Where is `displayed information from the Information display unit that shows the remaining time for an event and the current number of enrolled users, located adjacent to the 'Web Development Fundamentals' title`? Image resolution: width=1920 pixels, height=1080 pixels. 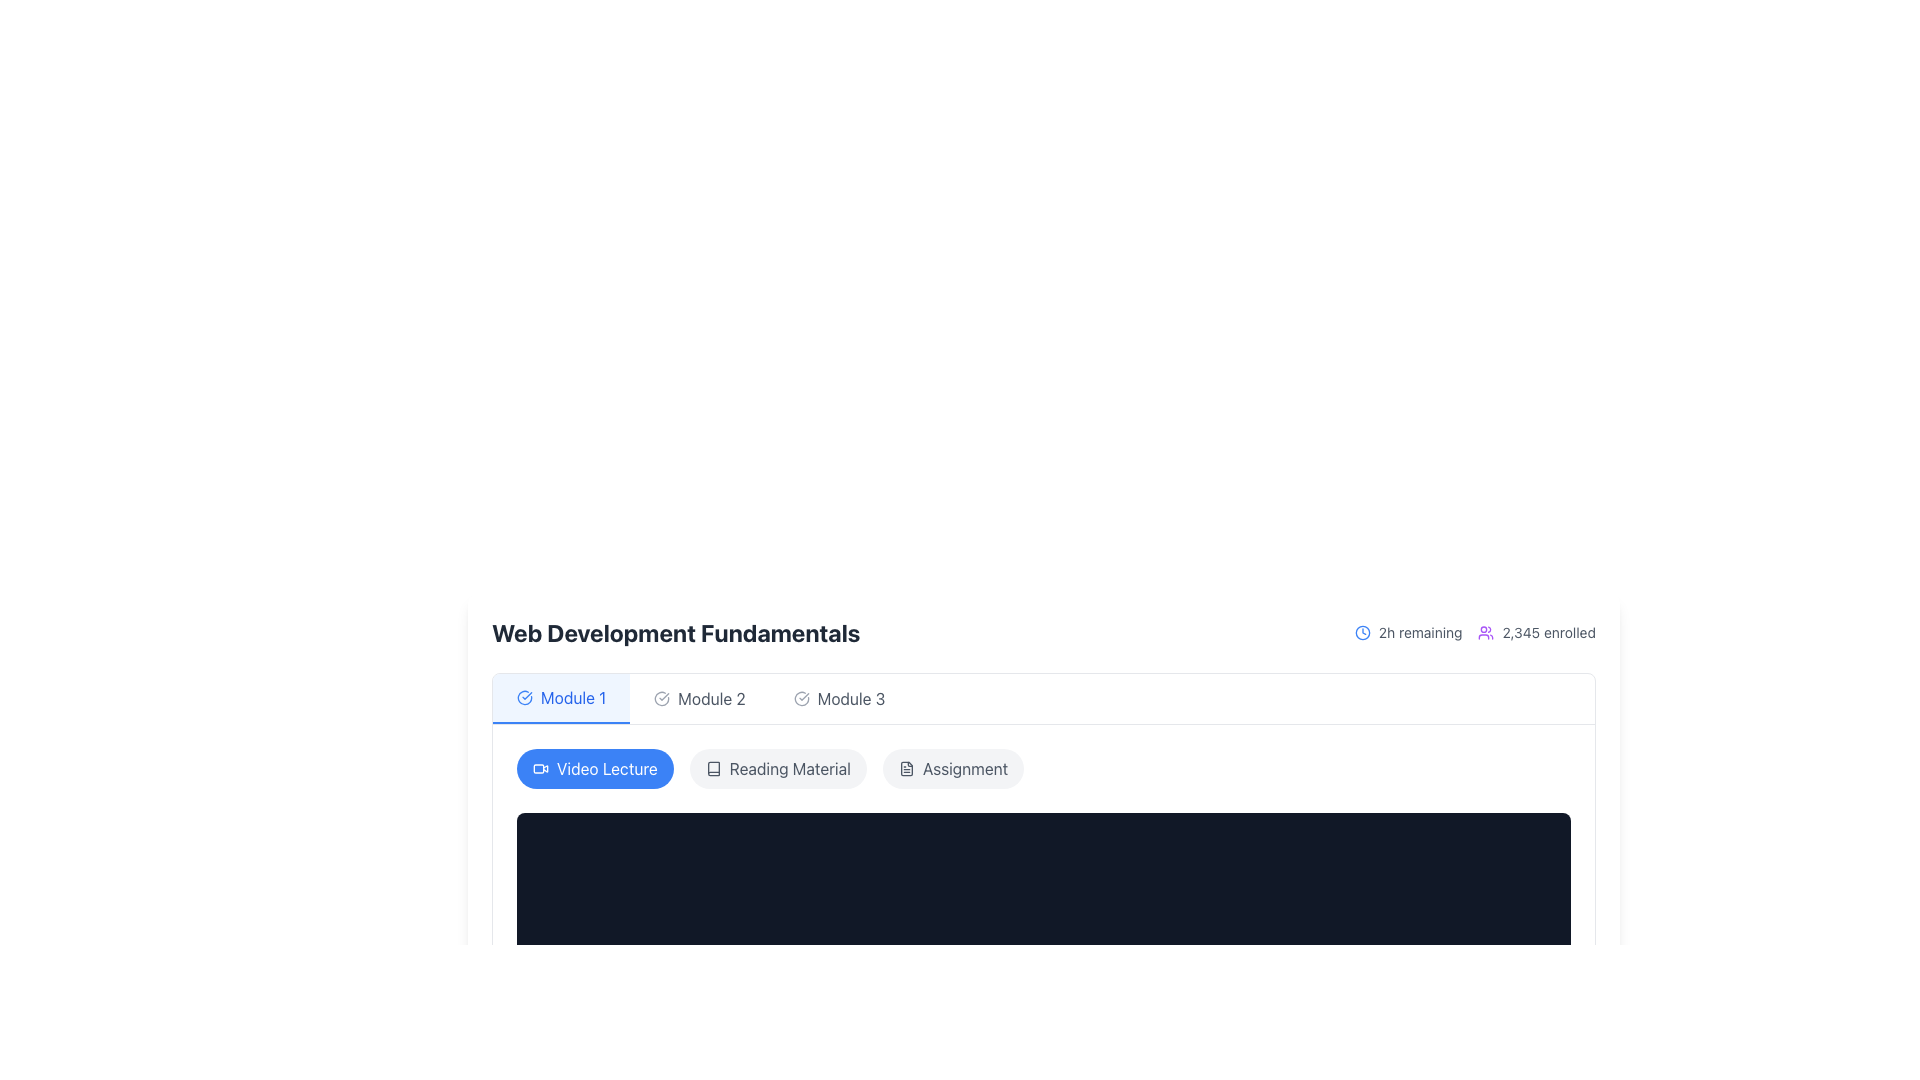 displayed information from the Information display unit that shows the remaining time for an event and the current number of enrolled users, located adjacent to the 'Web Development Fundamentals' title is located at coordinates (1475, 632).